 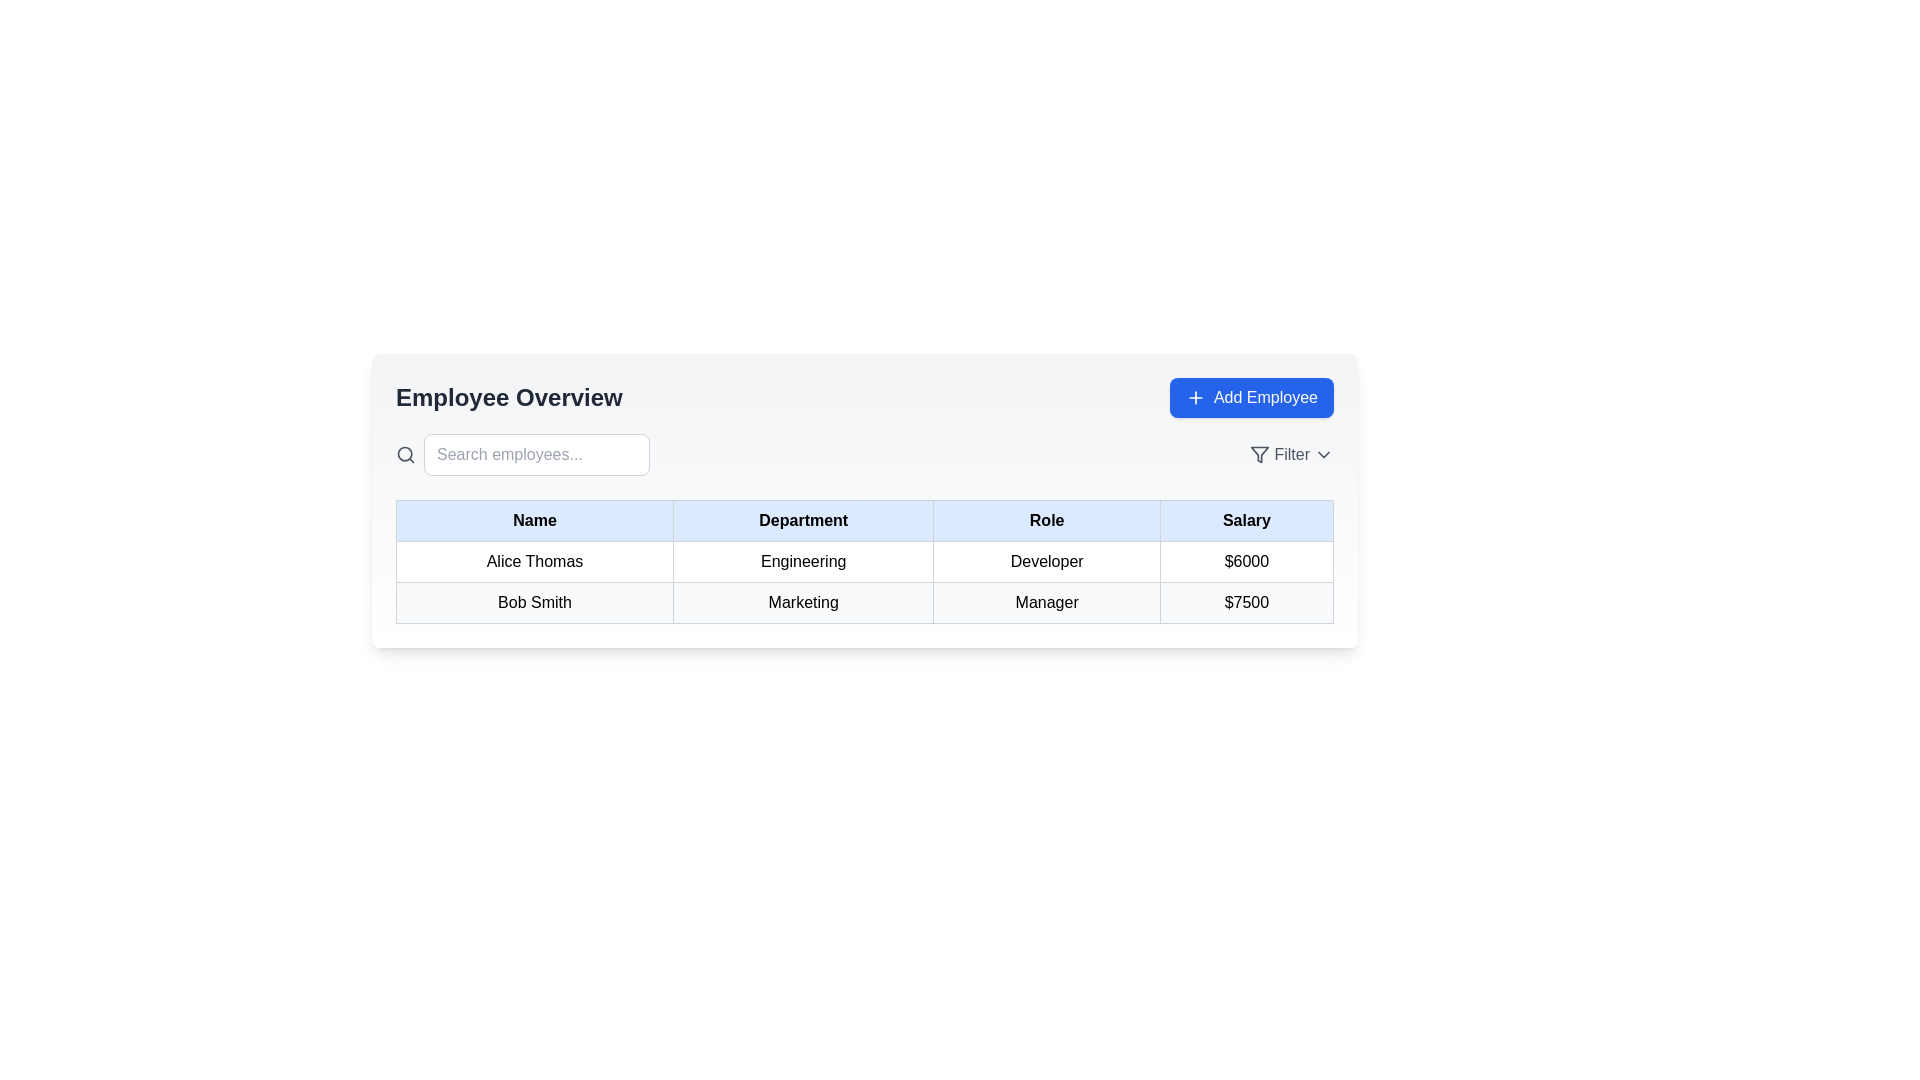 What do you see at coordinates (1195, 397) in the screenshot?
I see `the blue circular icon with a white 'plus' symbol, which is part of the 'Add Employee' button located at the top-right corner of the interface` at bounding box center [1195, 397].